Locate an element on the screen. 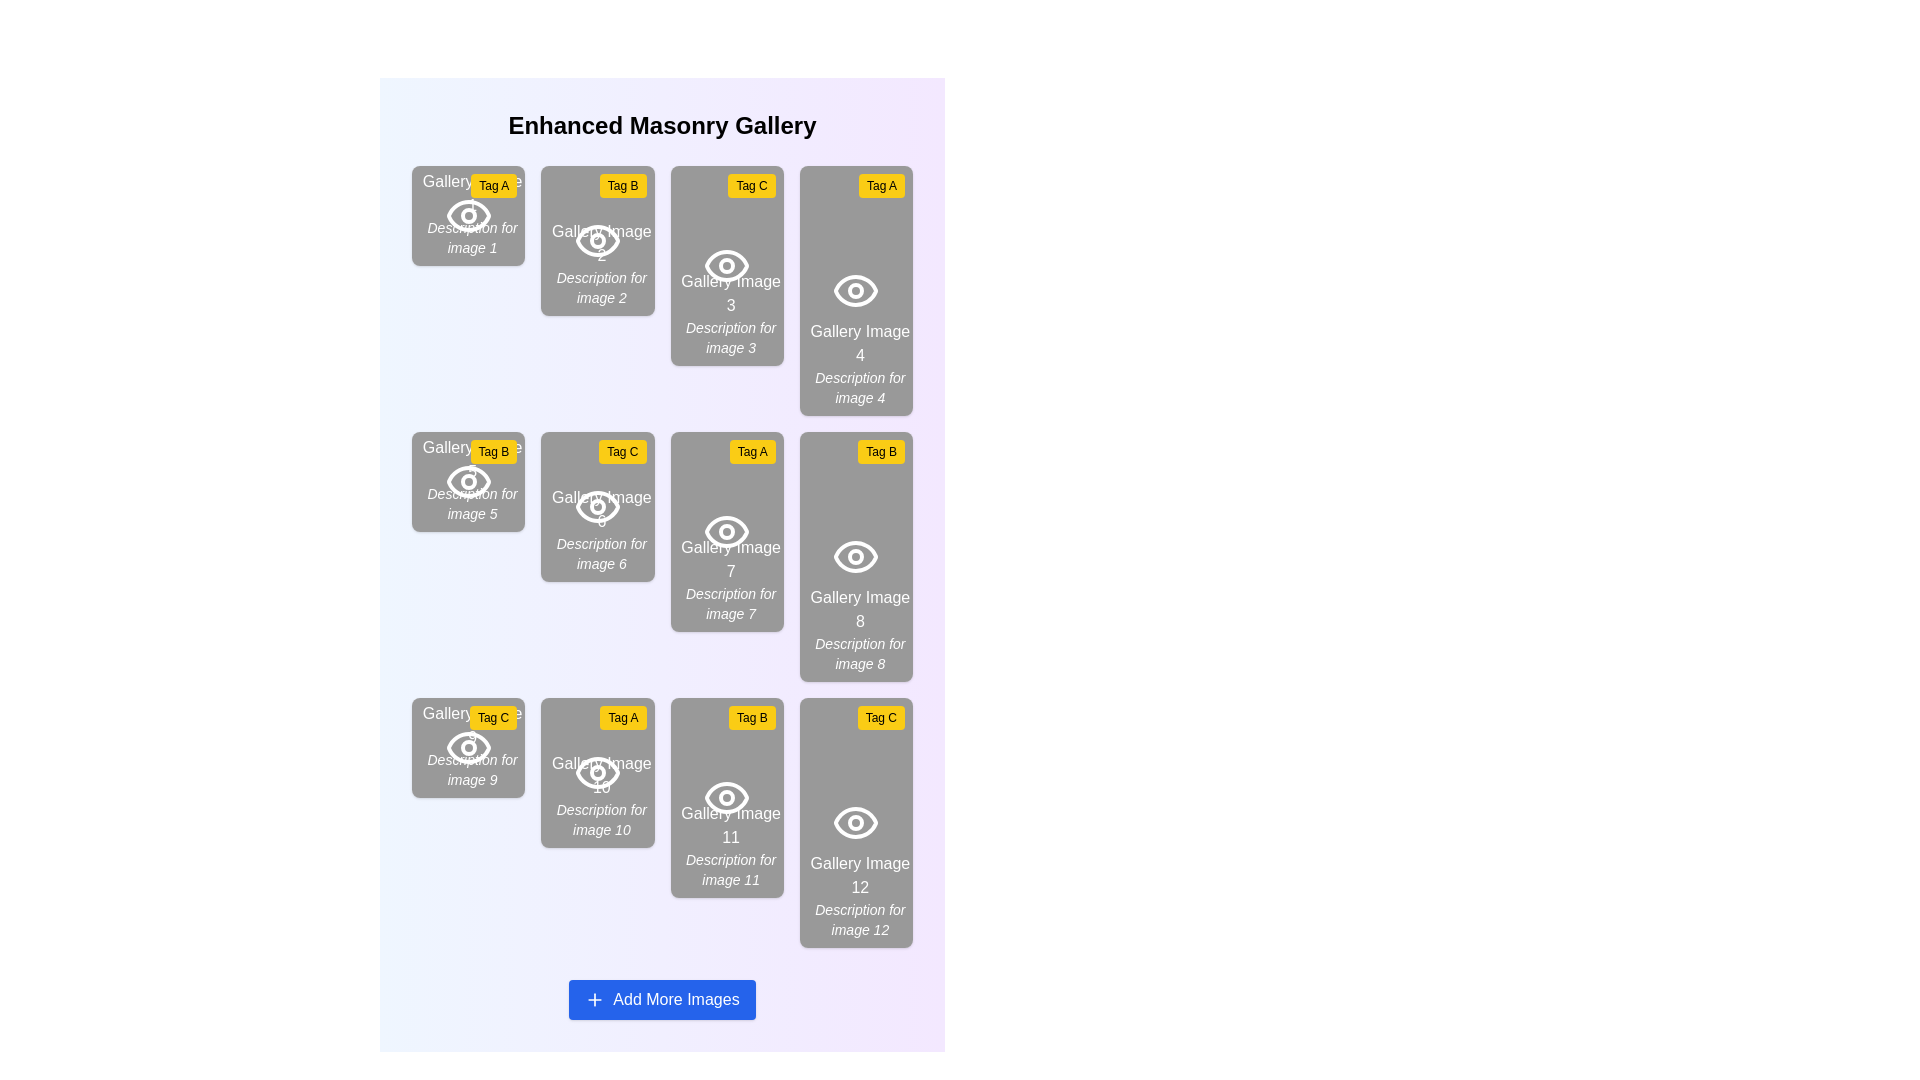 This screenshot has height=1080, width=1920. the small circular graphic element within the eye-shaped icon located in the card labeled 'Gallery Image 5' is located at coordinates (467, 482).